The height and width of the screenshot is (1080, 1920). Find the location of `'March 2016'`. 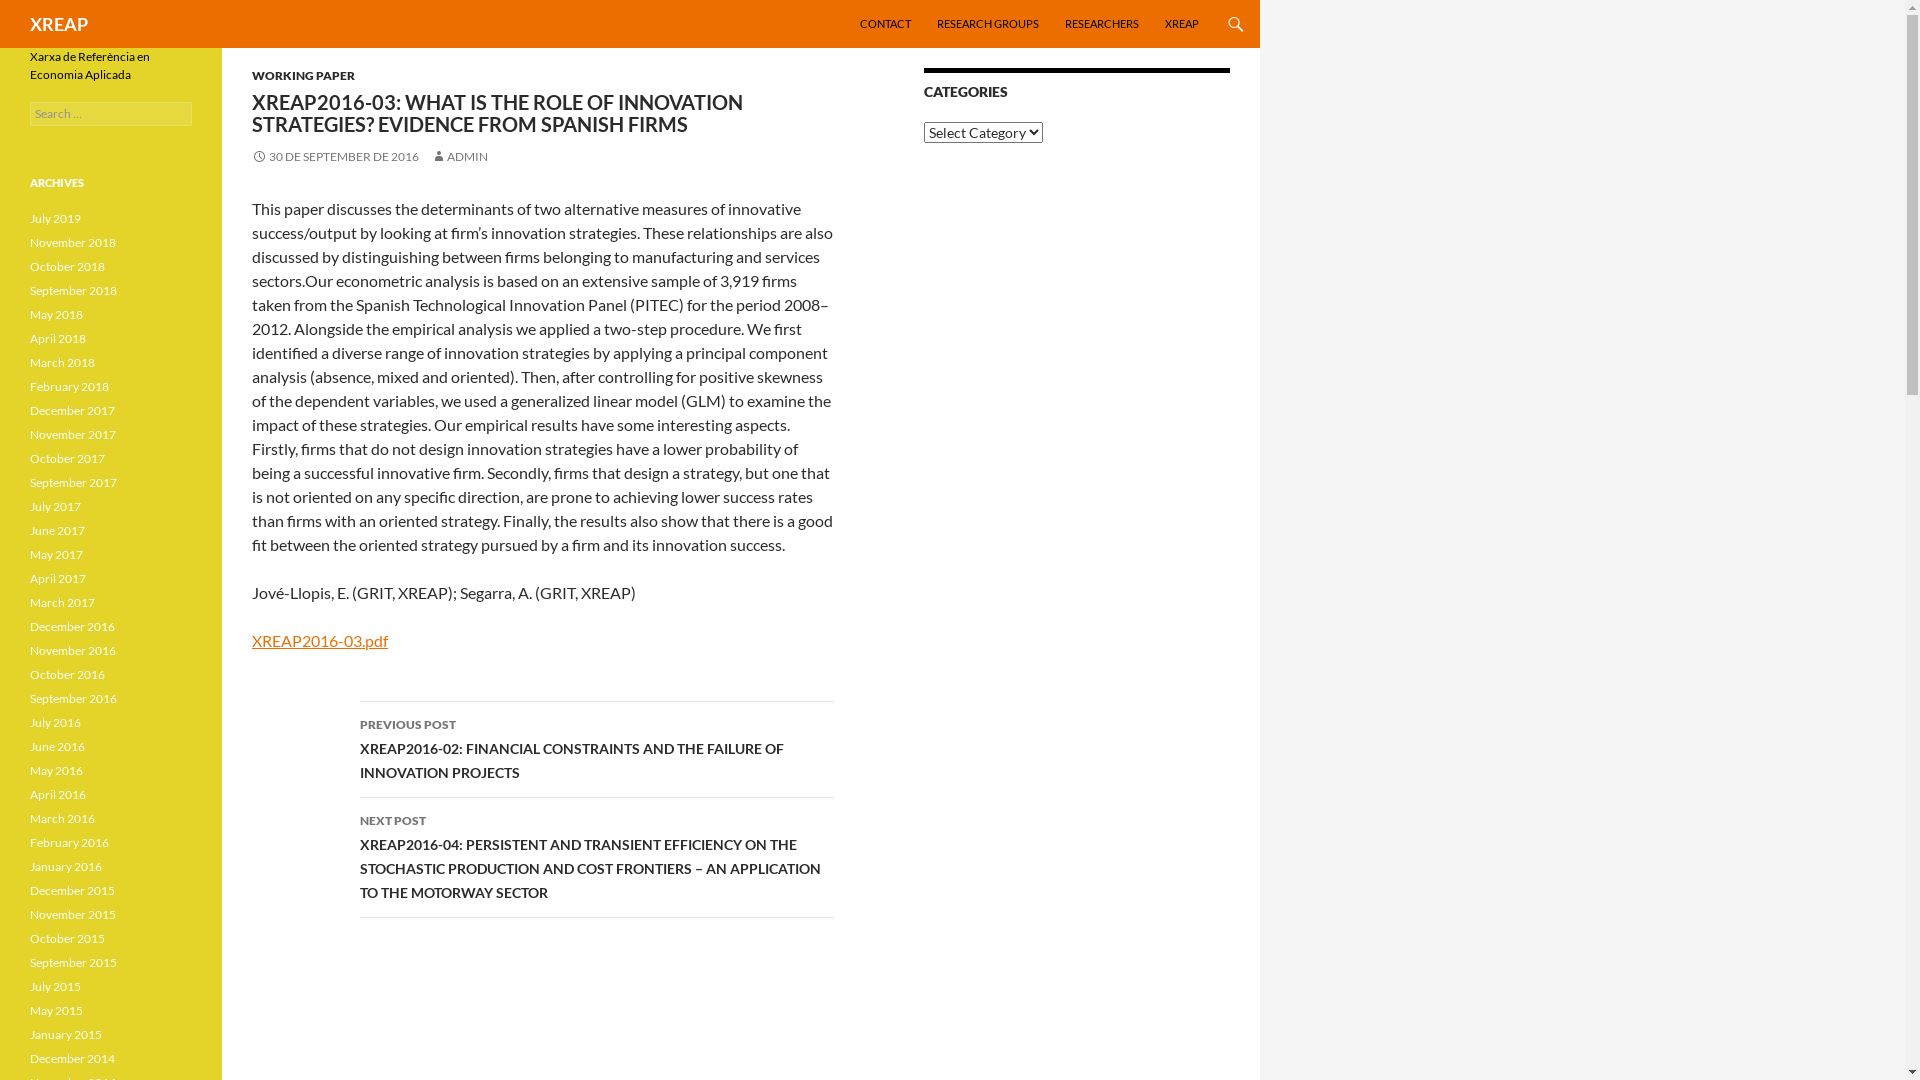

'March 2016' is located at coordinates (62, 818).